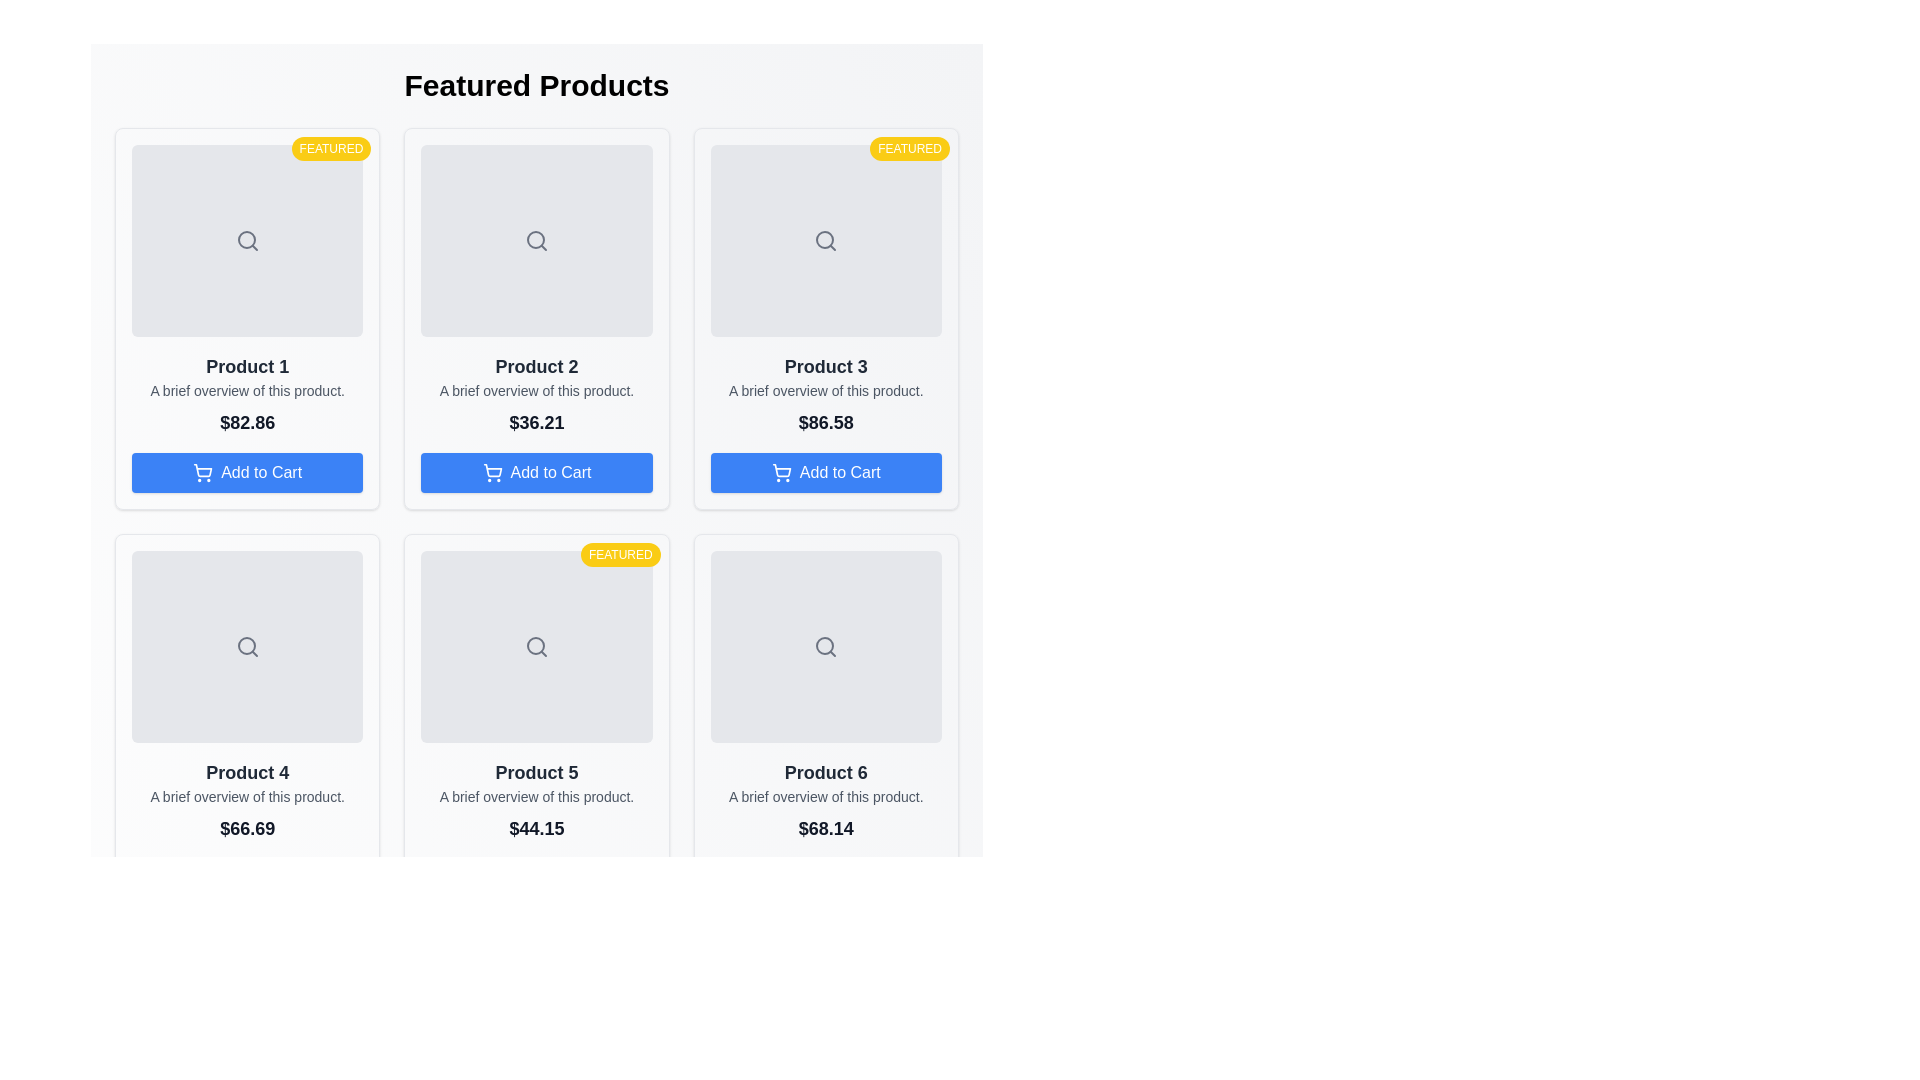 The image size is (1920, 1080). What do you see at coordinates (536, 645) in the screenshot?
I see `the circular lens component of the magnifying glass icon located at the center of the 'Product 5' card` at bounding box center [536, 645].